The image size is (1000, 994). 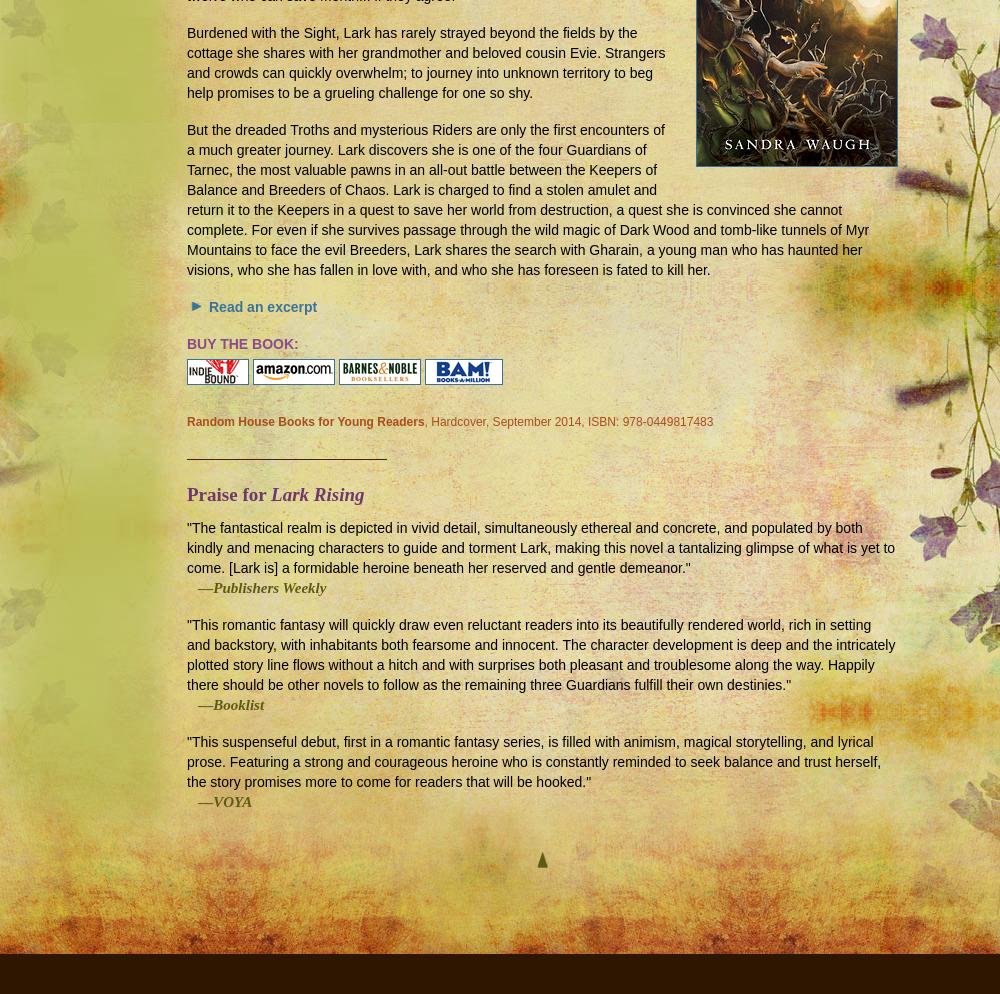 What do you see at coordinates (305, 420) in the screenshot?
I see `'Random House Books for Young Readers'` at bounding box center [305, 420].